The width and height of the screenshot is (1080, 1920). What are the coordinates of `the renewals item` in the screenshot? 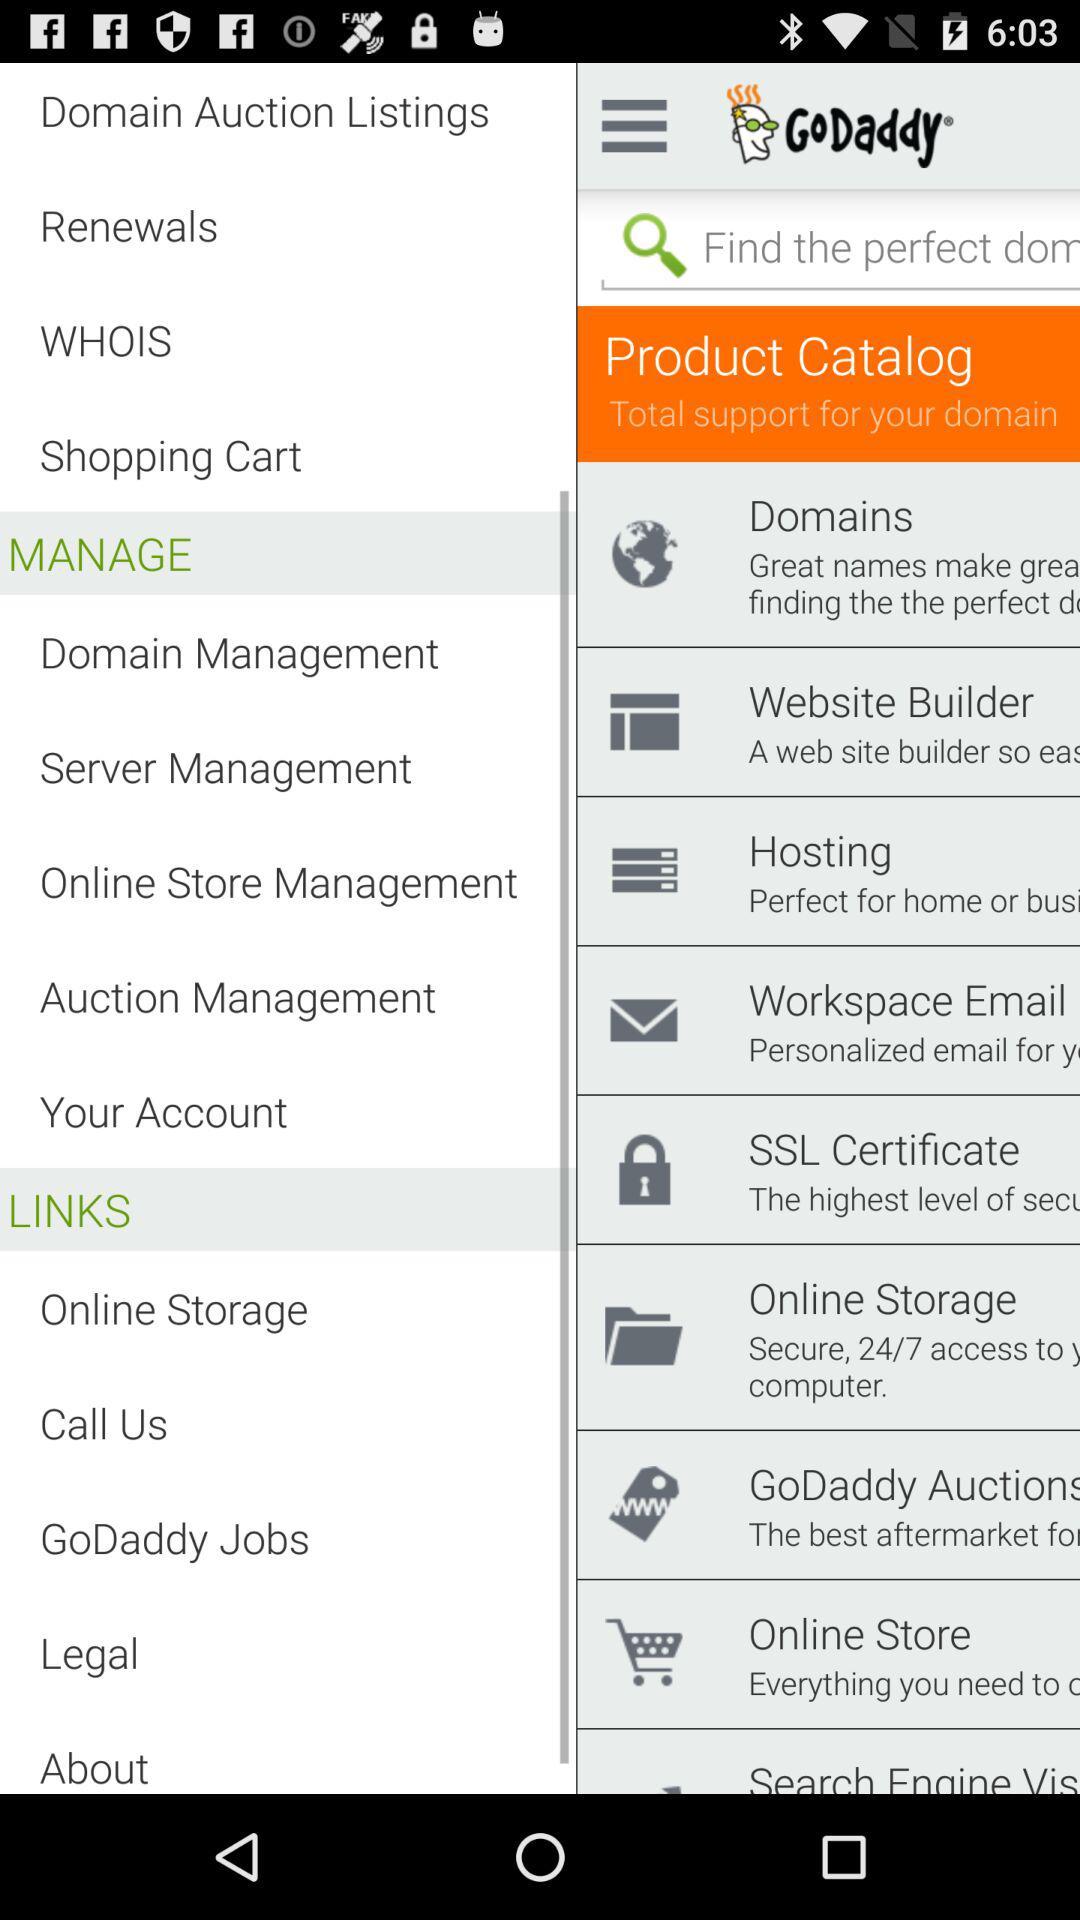 It's located at (128, 225).